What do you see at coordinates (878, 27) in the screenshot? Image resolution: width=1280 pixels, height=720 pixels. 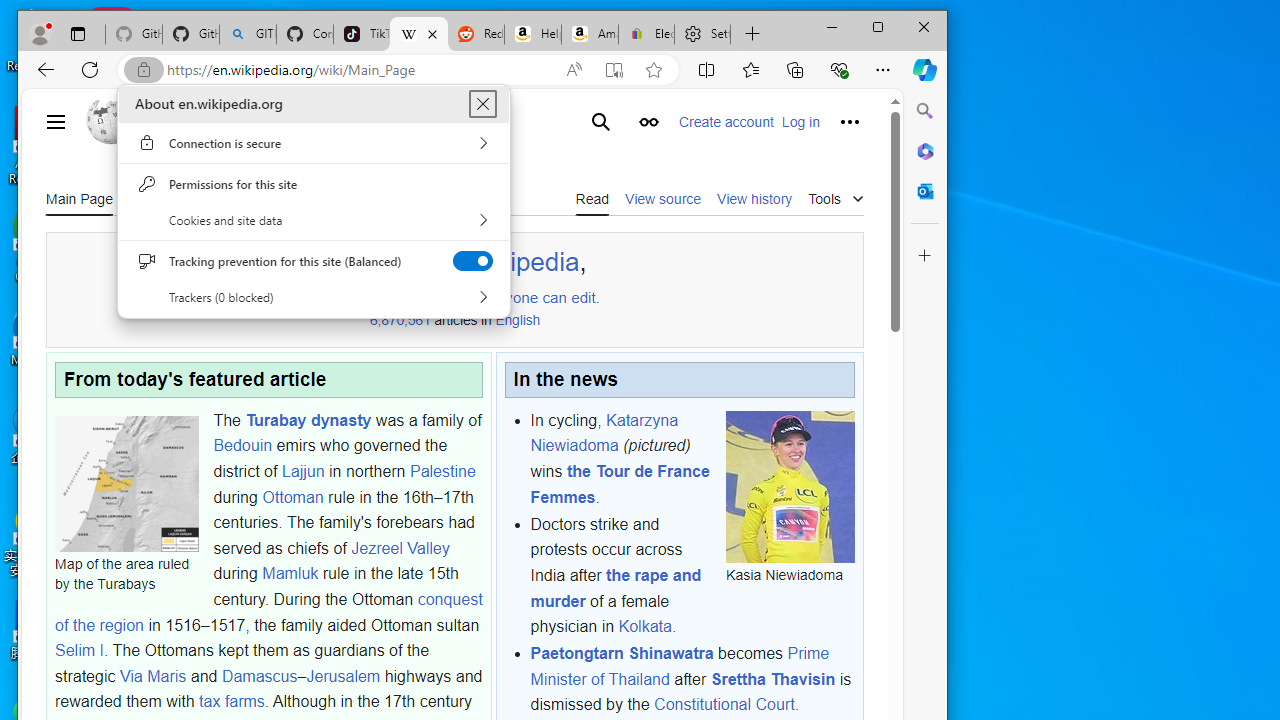 I see `'Maximize'` at bounding box center [878, 27].